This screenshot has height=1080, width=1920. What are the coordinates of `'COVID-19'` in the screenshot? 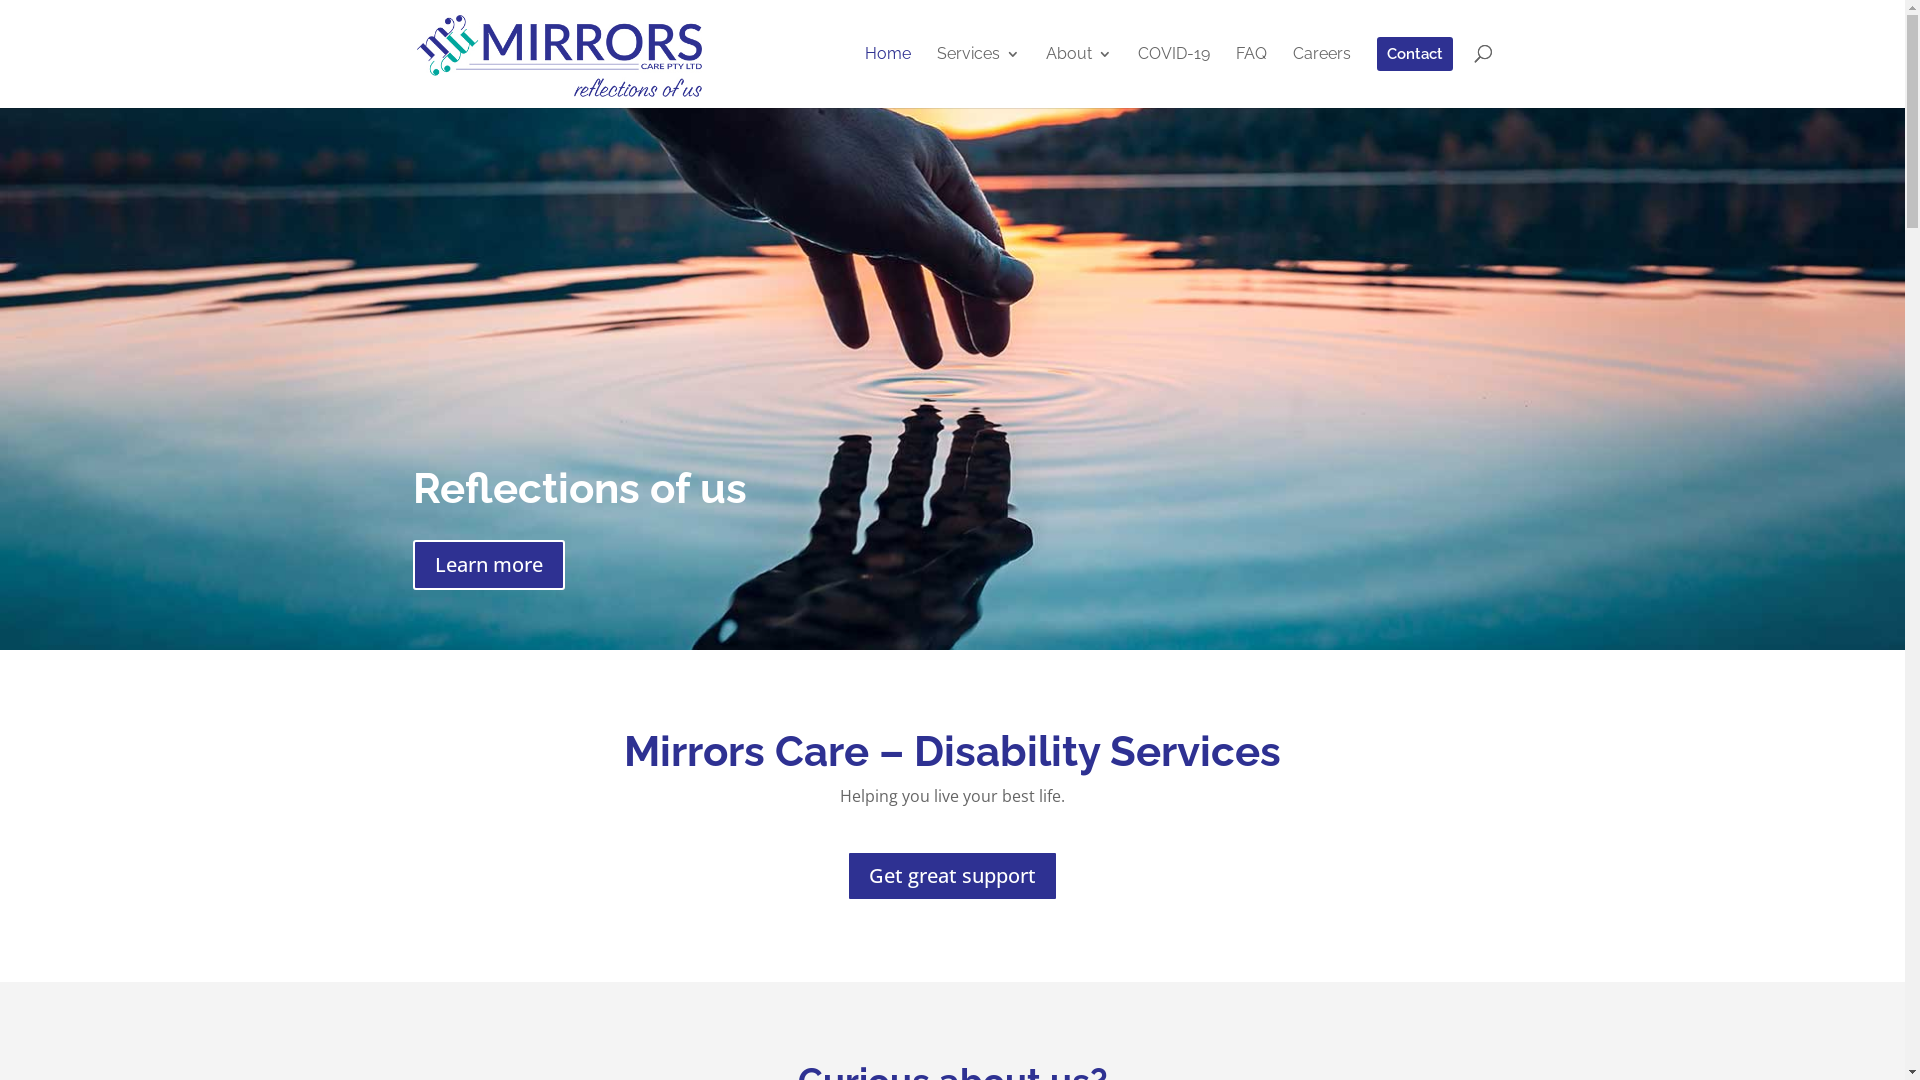 It's located at (1174, 75).